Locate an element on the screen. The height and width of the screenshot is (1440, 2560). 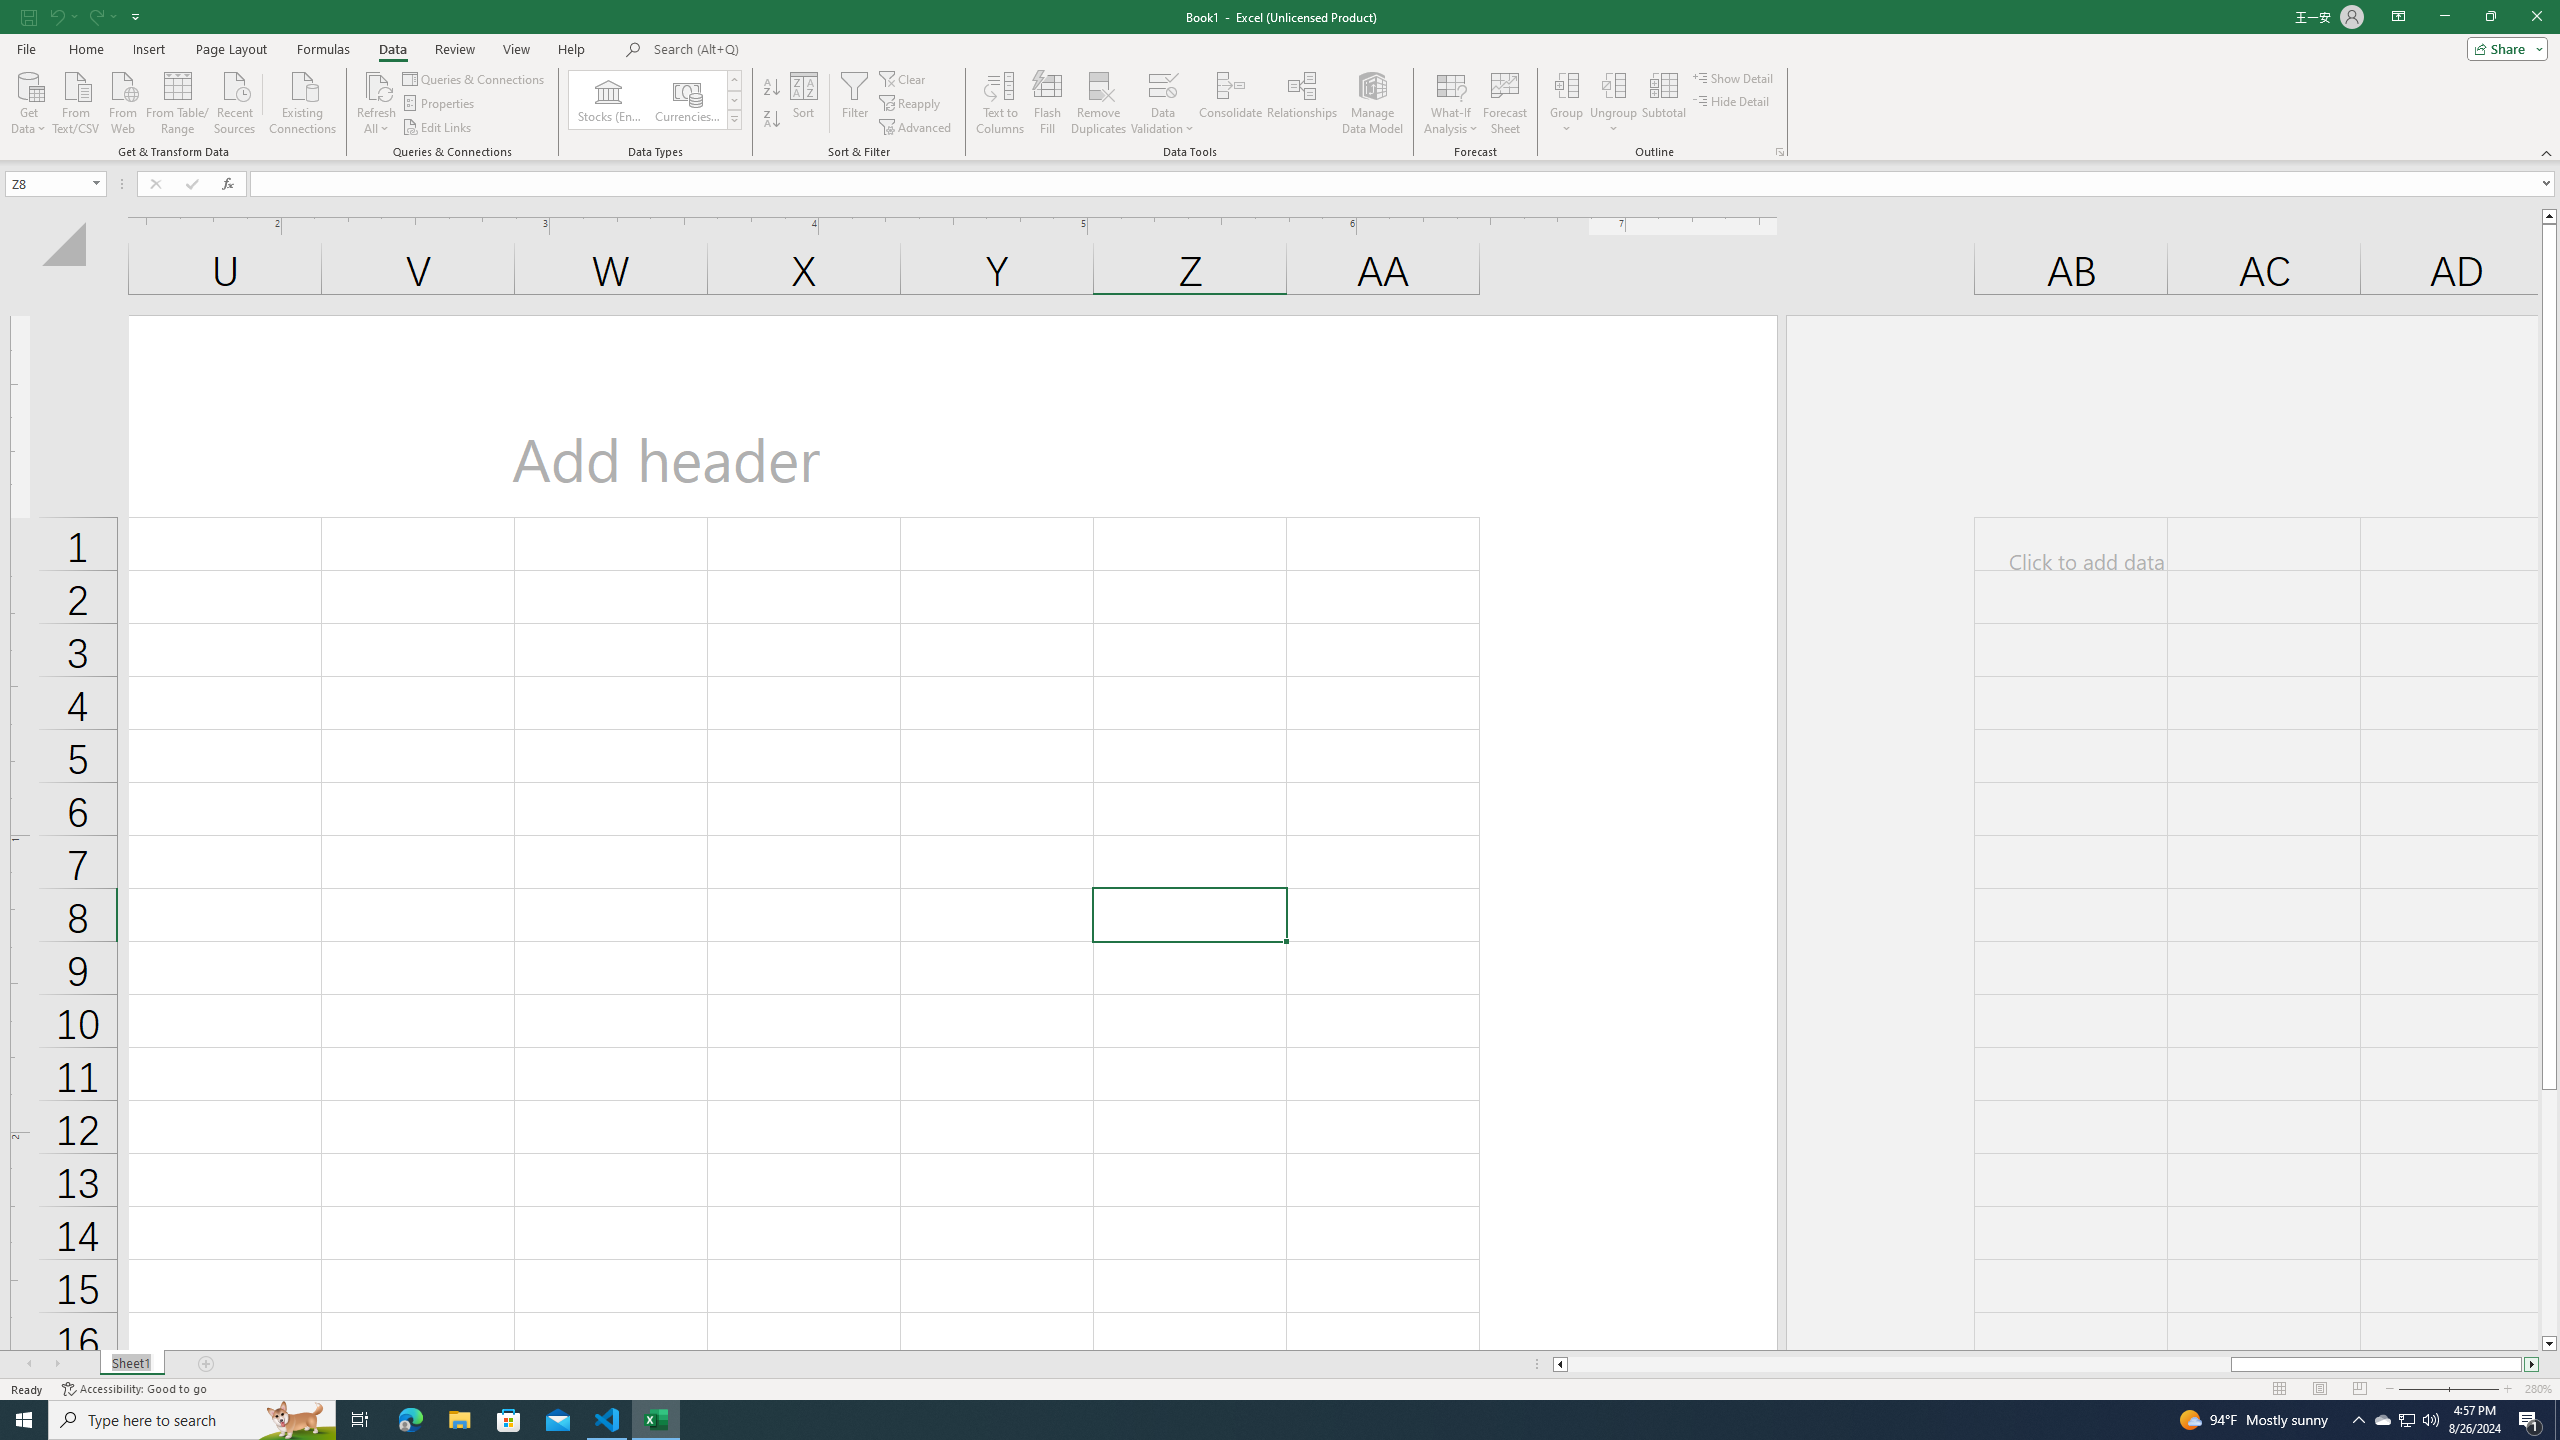
'Data Validation...' is located at coordinates (1162, 103).